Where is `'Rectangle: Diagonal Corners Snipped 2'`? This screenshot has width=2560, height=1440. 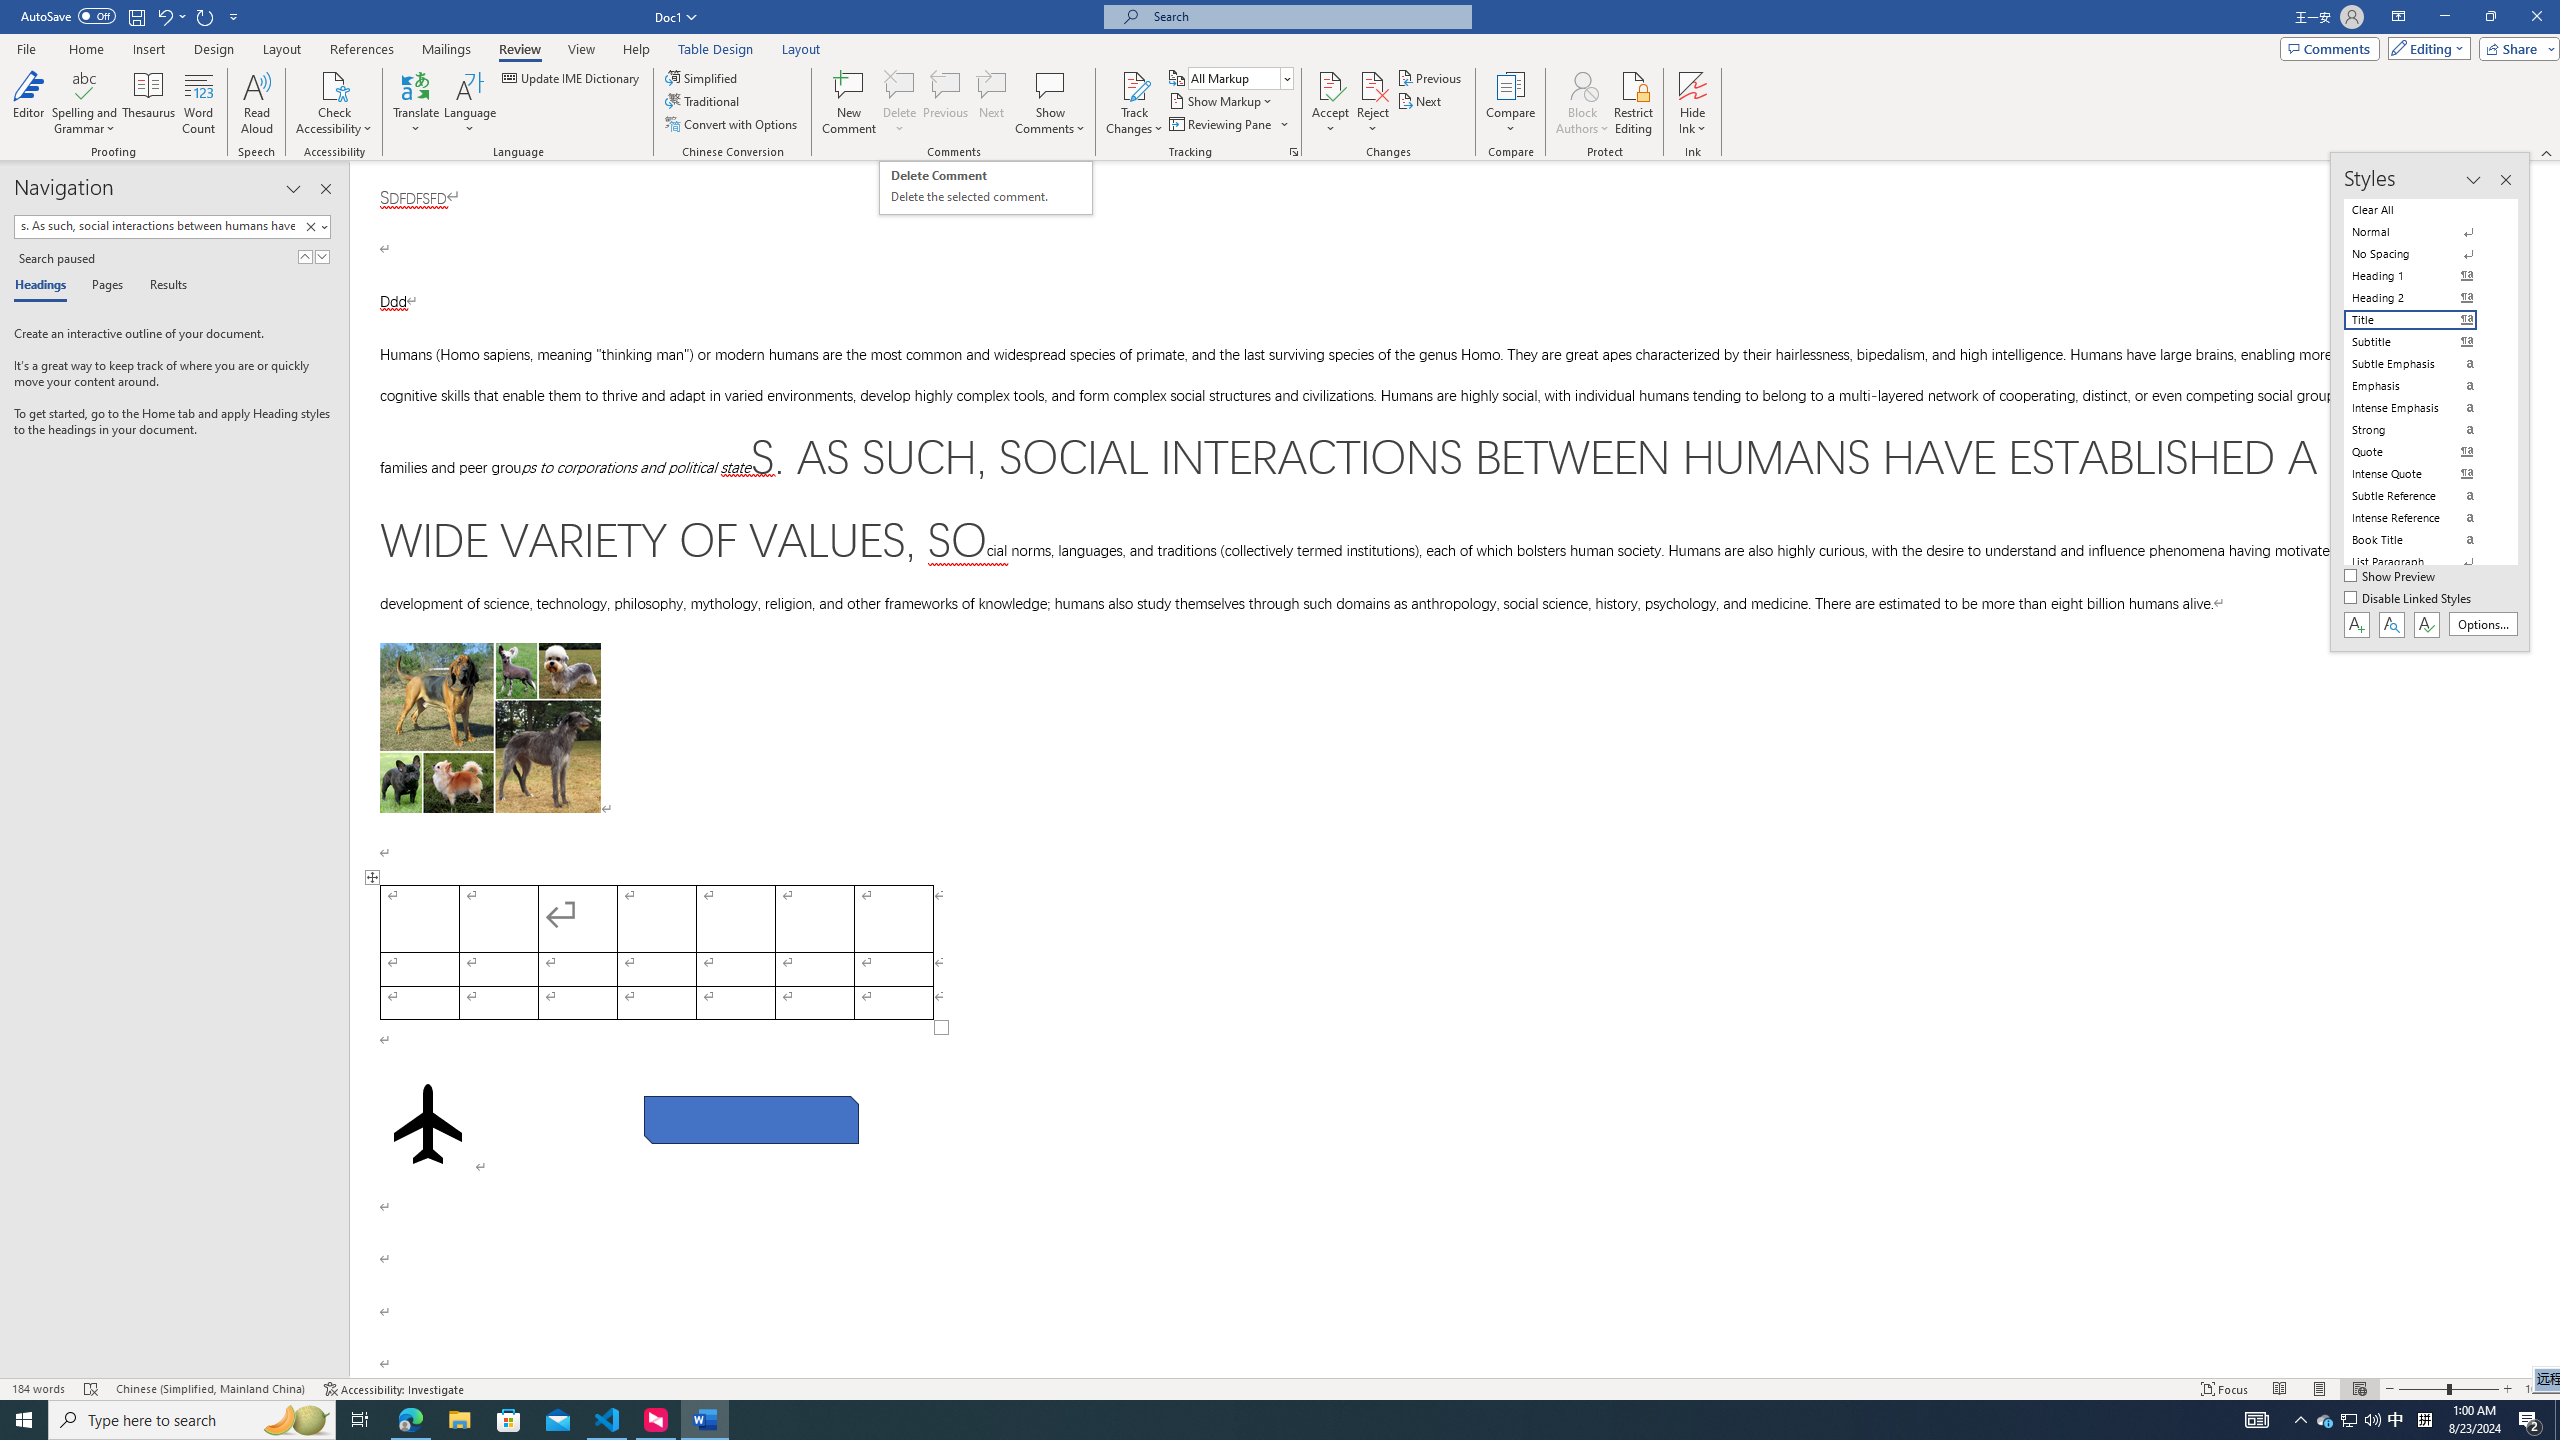 'Rectangle: Diagonal Corners Snipped 2' is located at coordinates (751, 1118).